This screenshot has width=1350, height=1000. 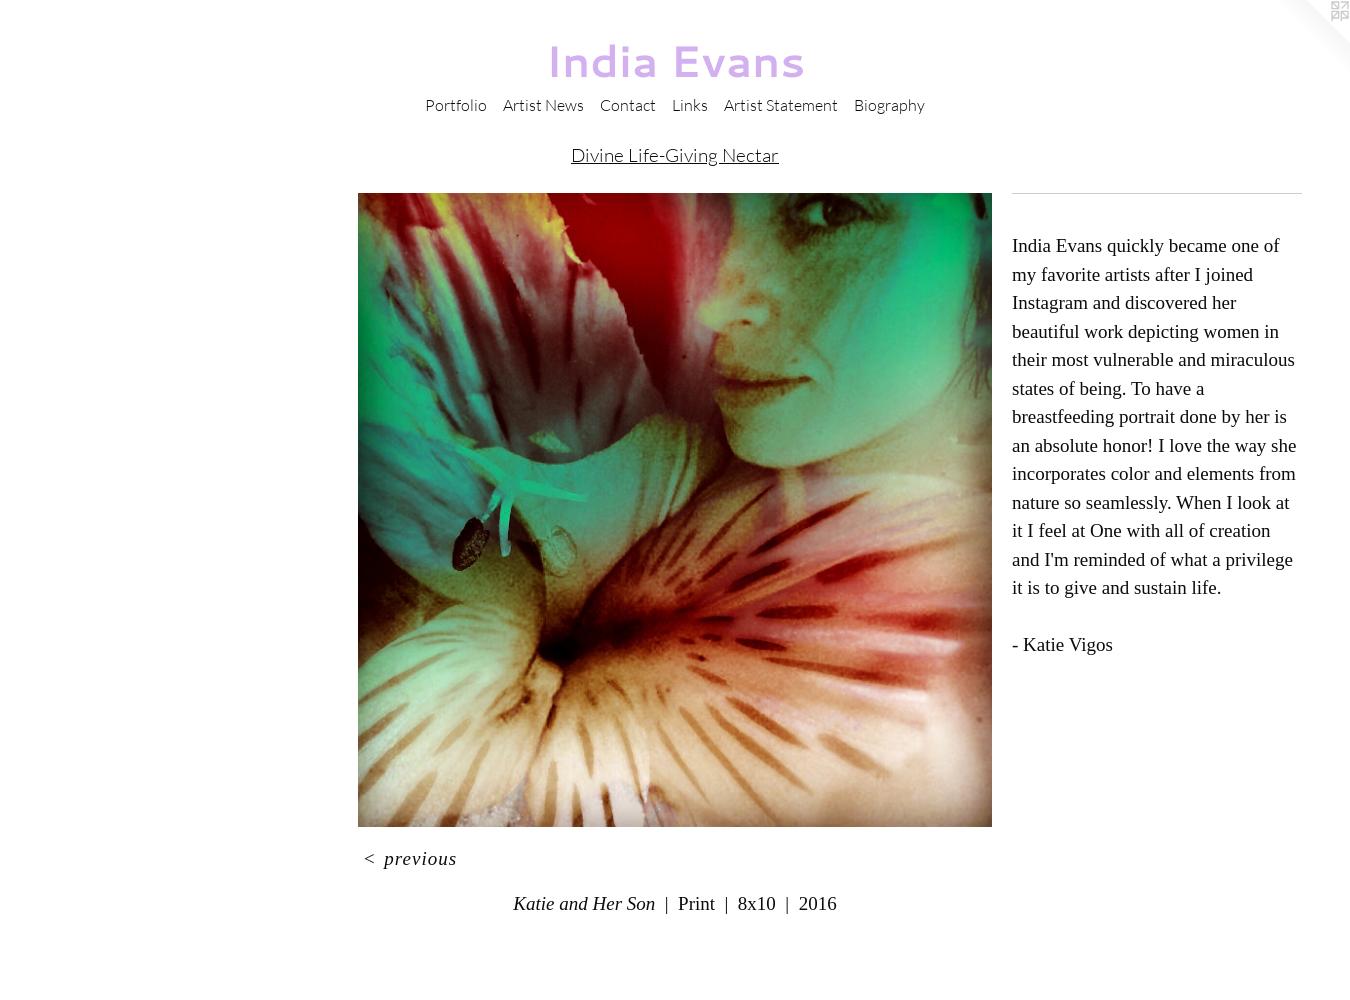 What do you see at coordinates (779, 104) in the screenshot?
I see `'Artist Statement'` at bounding box center [779, 104].